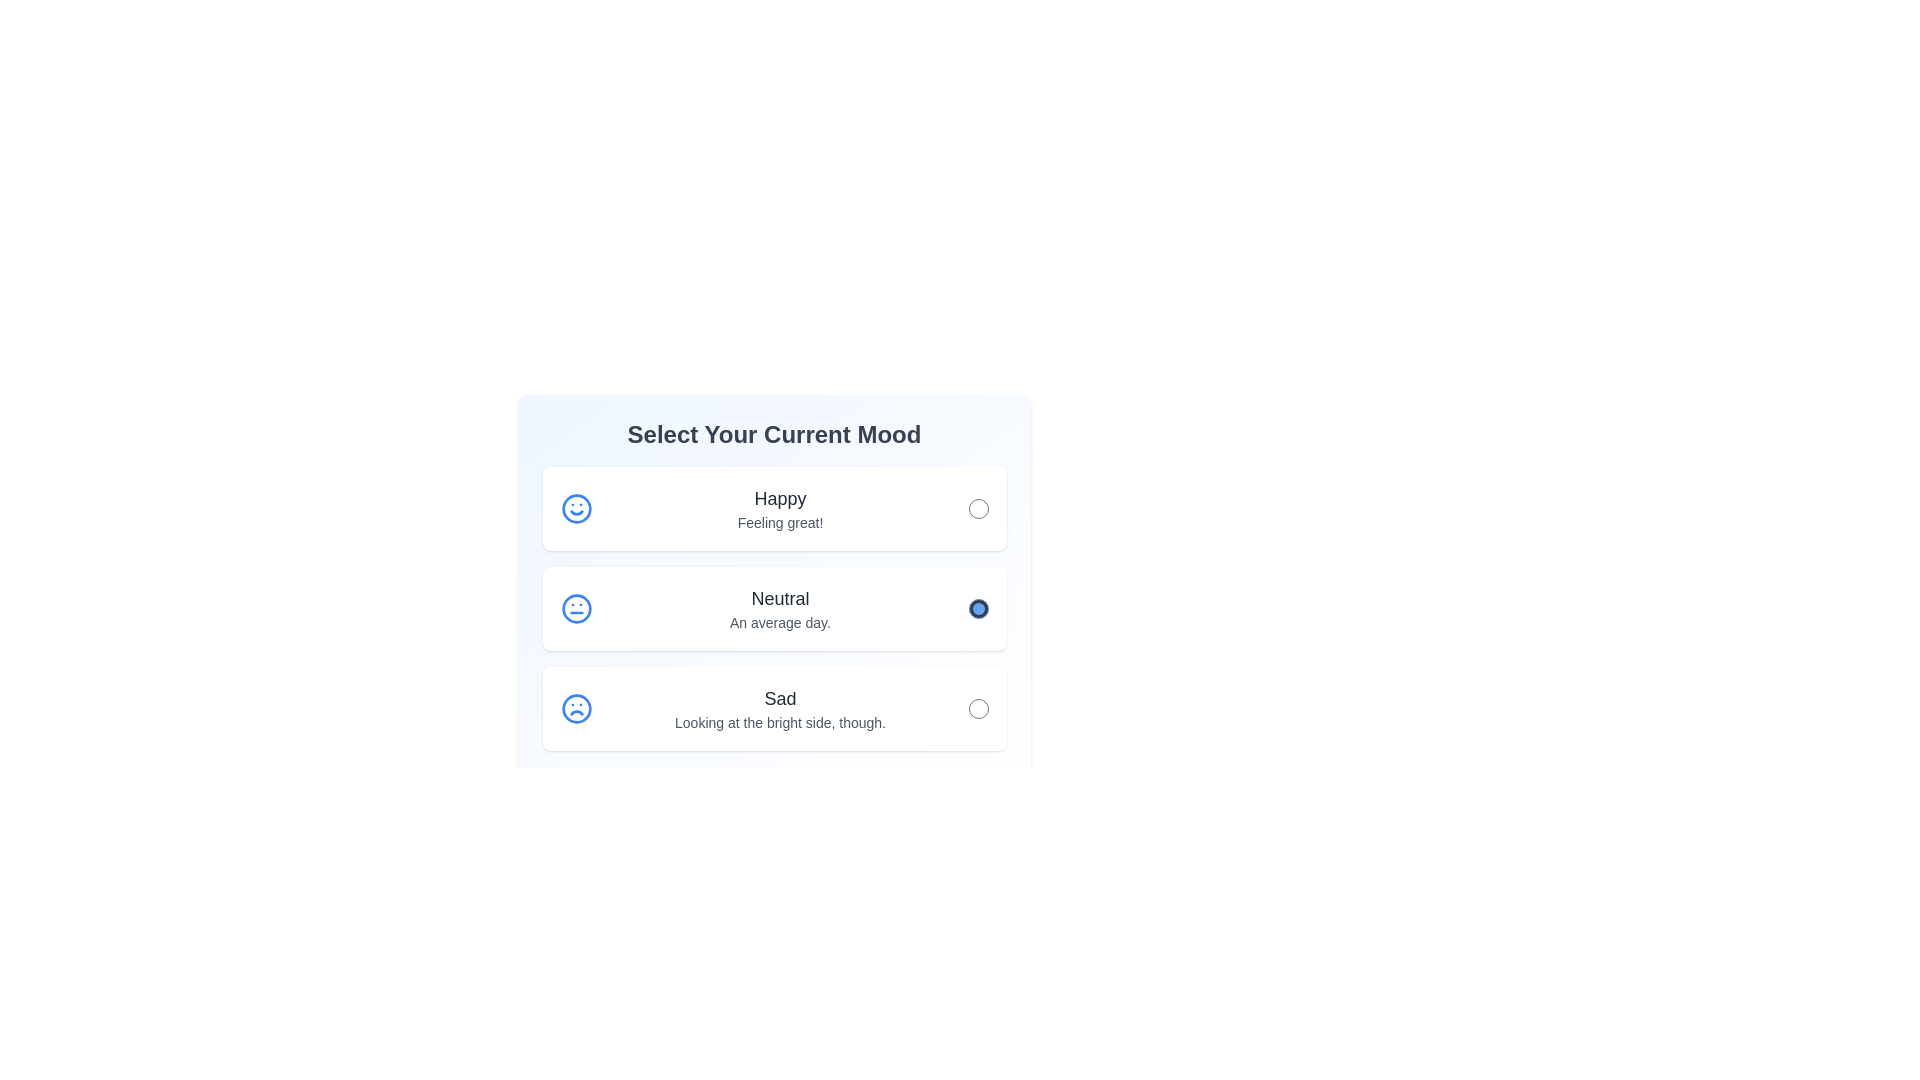 The image size is (1920, 1080). What do you see at coordinates (575, 508) in the screenshot?
I see `the happy mood icon in the mood selection interface, which is the leftmost component of the first entry next to the 'Happy' title` at bounding box center [575, 508].